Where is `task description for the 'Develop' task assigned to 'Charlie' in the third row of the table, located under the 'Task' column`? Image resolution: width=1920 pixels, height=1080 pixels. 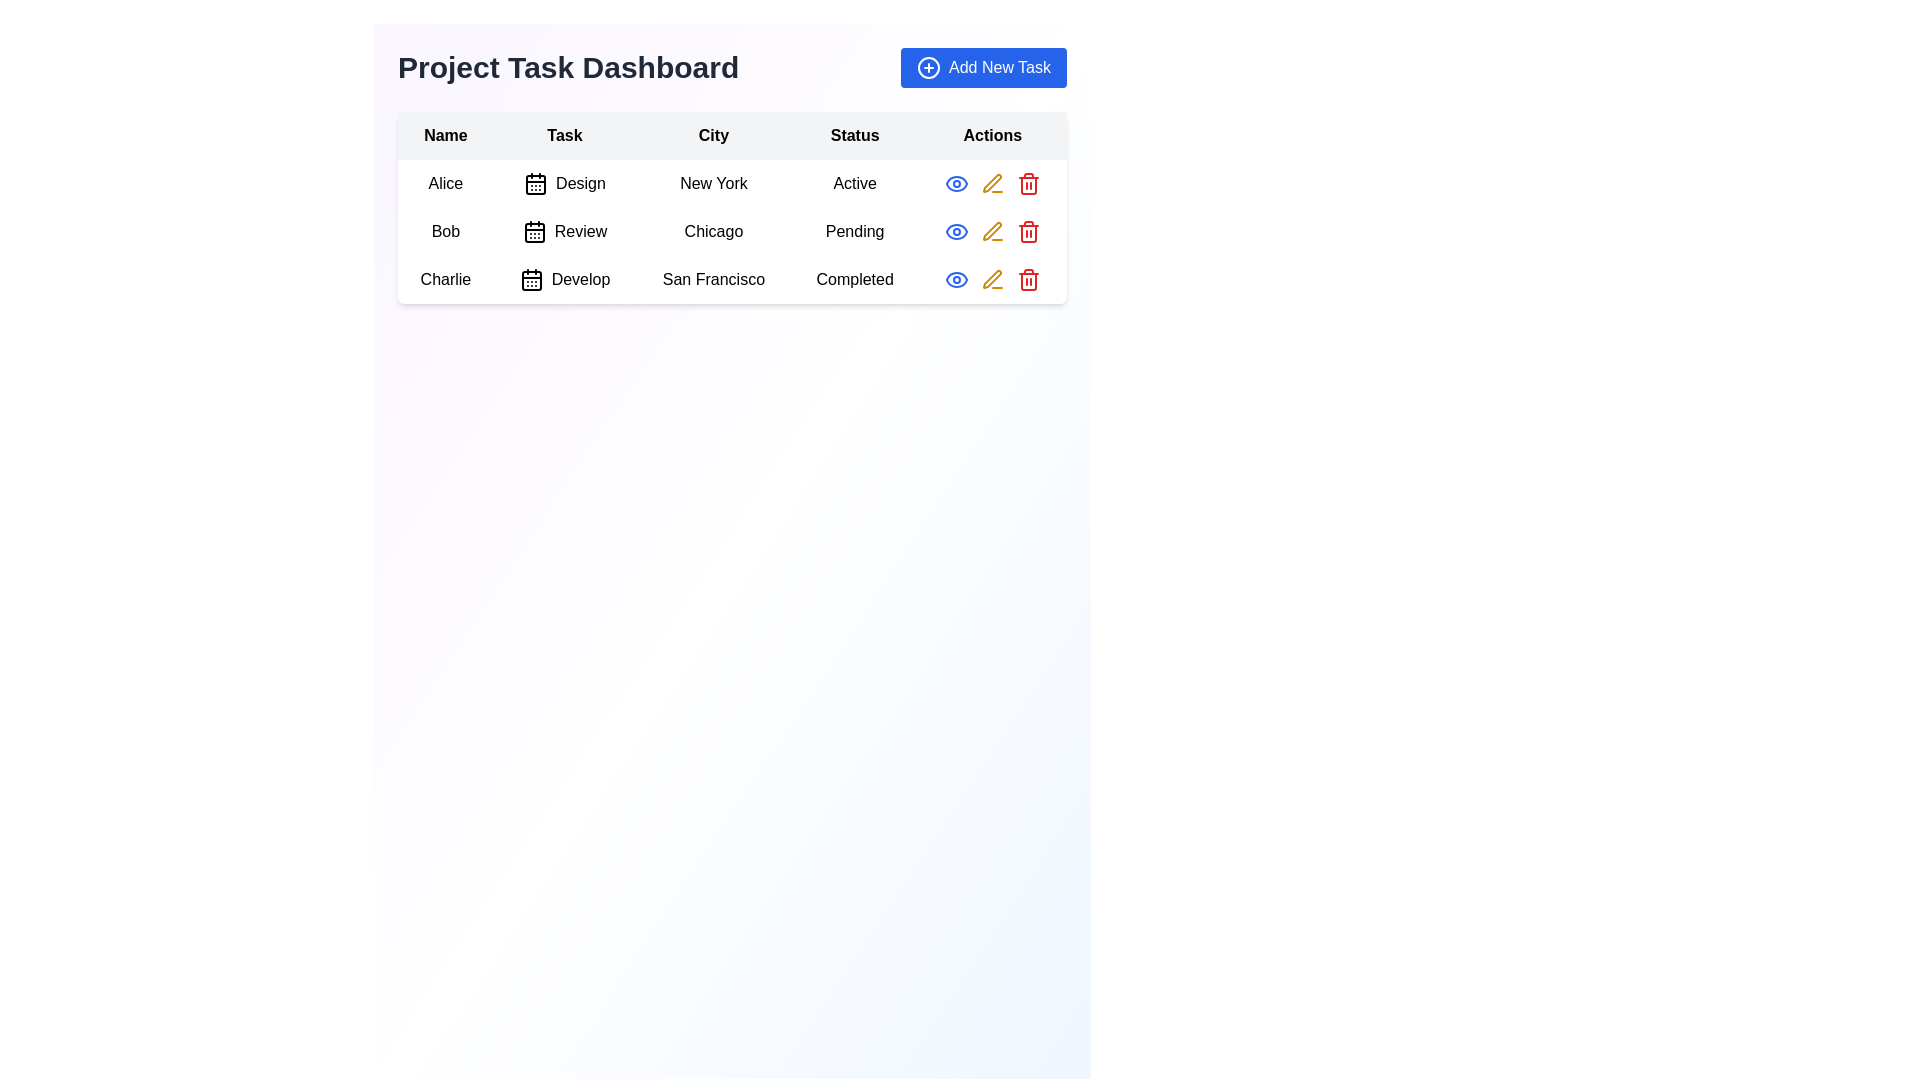 task description for the 'Develop' task assigned to 'Charlie' in the third row of the table, located under the 'Task' column is located at coordinates (564, 280).